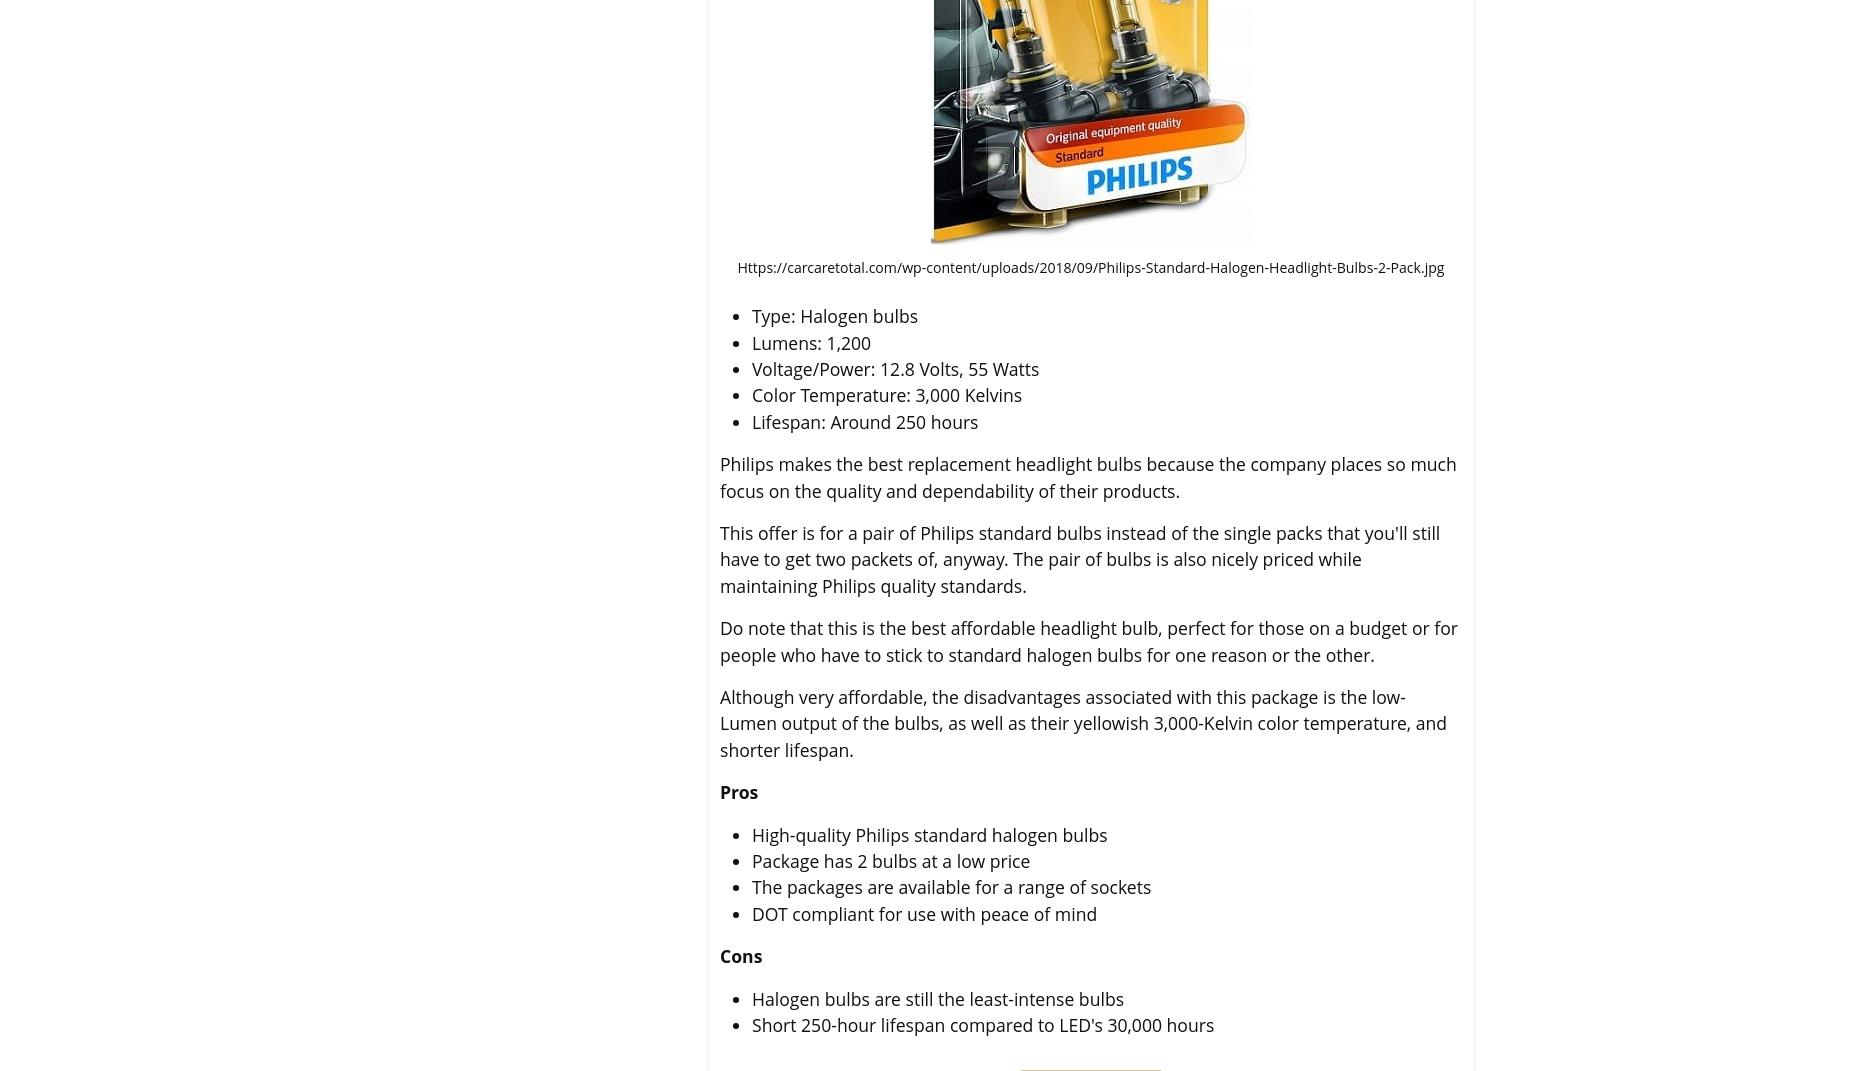  What do you see at coordinates (752, 340) in the screenshot?
I see `'Lumens: 1,200'` at bounding box center [752, 340].